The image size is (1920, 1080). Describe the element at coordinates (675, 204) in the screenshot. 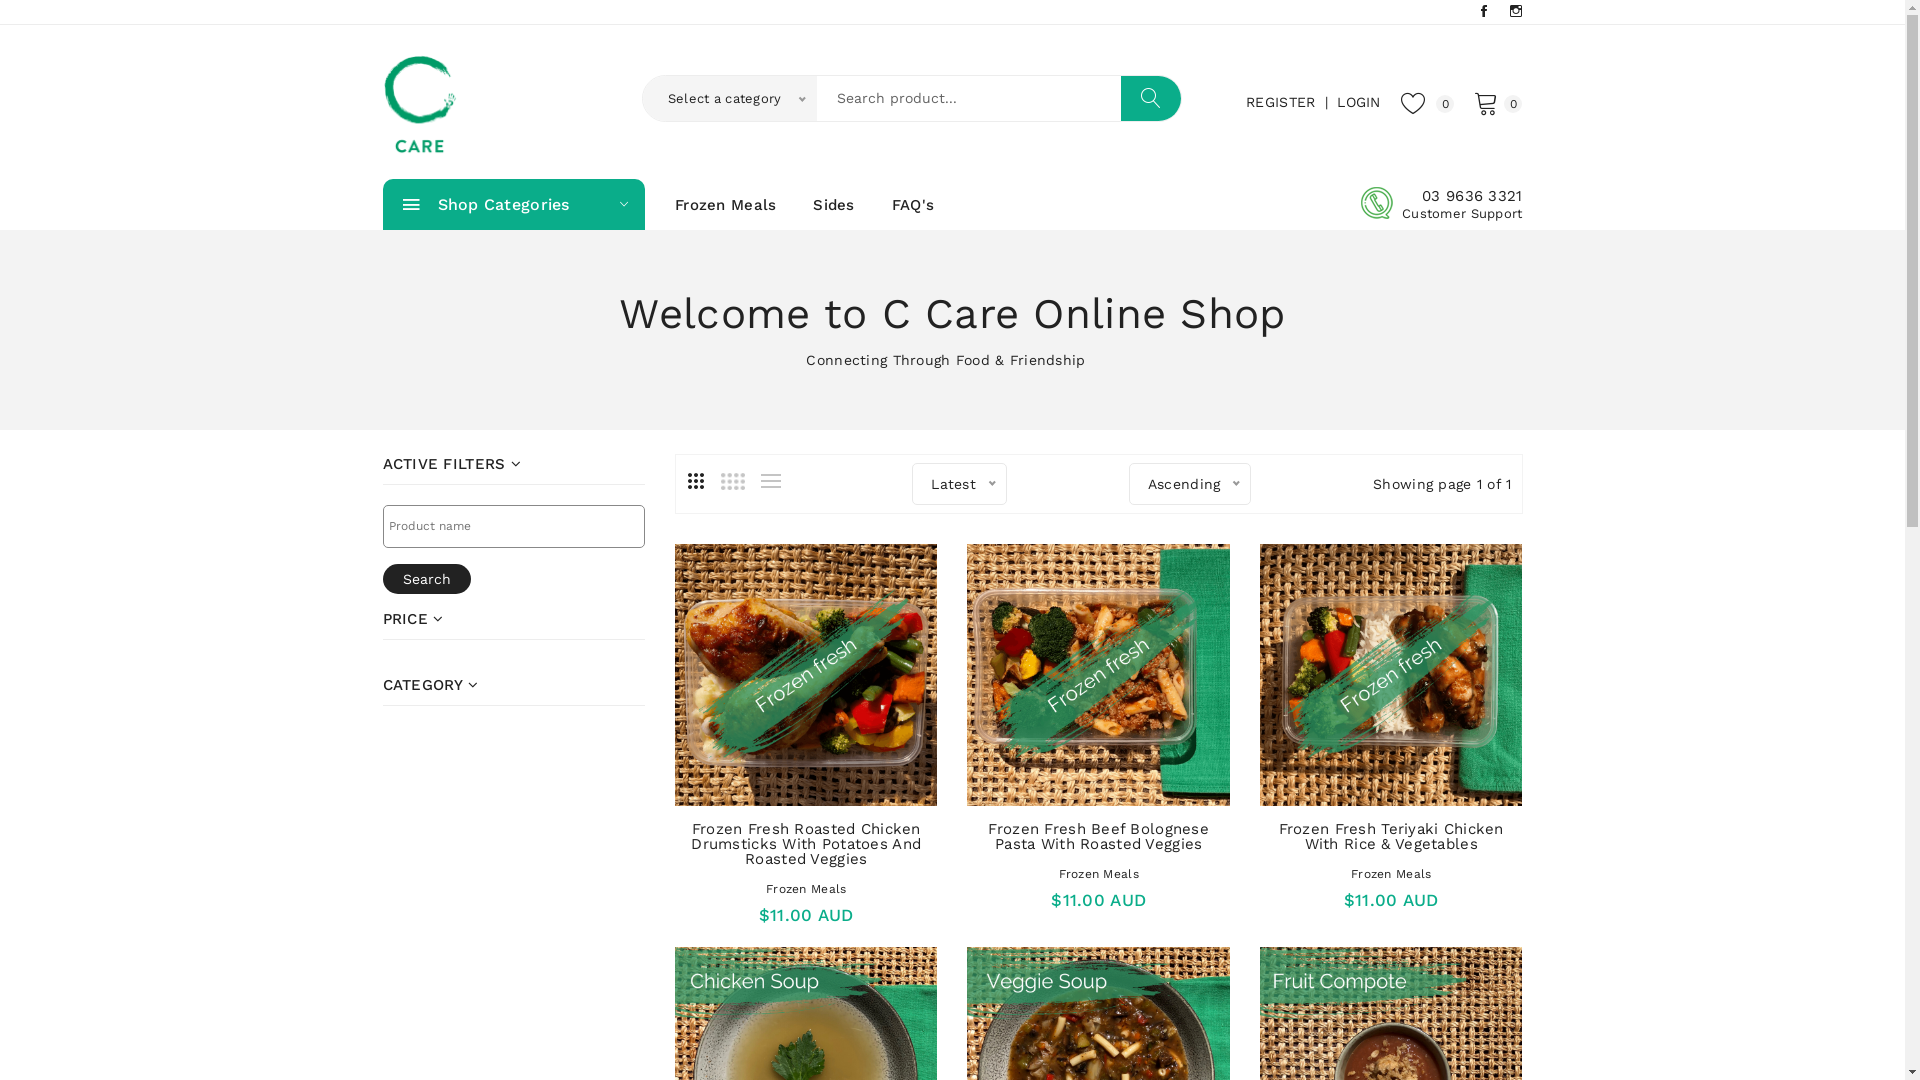

I see `'Frozen Meals'` at that location.